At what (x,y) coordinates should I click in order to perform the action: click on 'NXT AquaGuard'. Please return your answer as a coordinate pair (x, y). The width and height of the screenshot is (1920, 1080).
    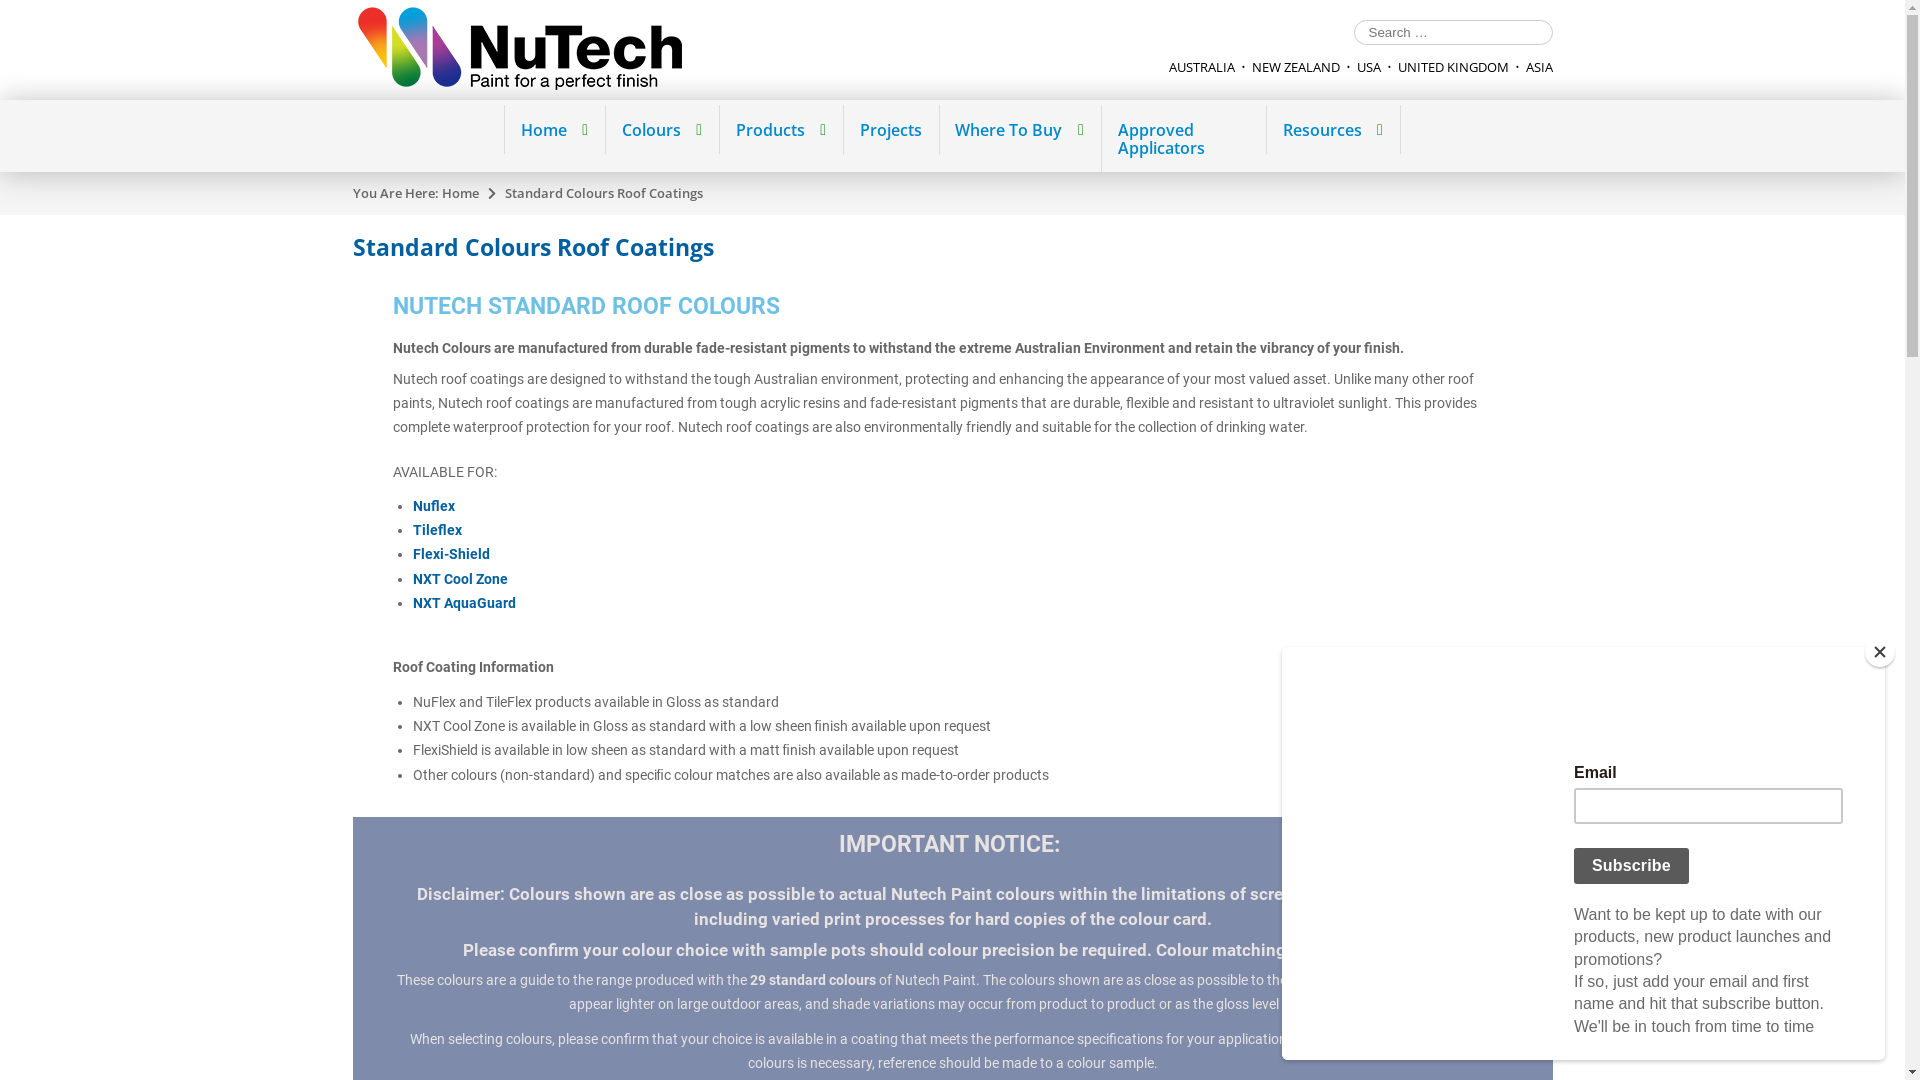
    Looking at the image, I should click on (462, 601).